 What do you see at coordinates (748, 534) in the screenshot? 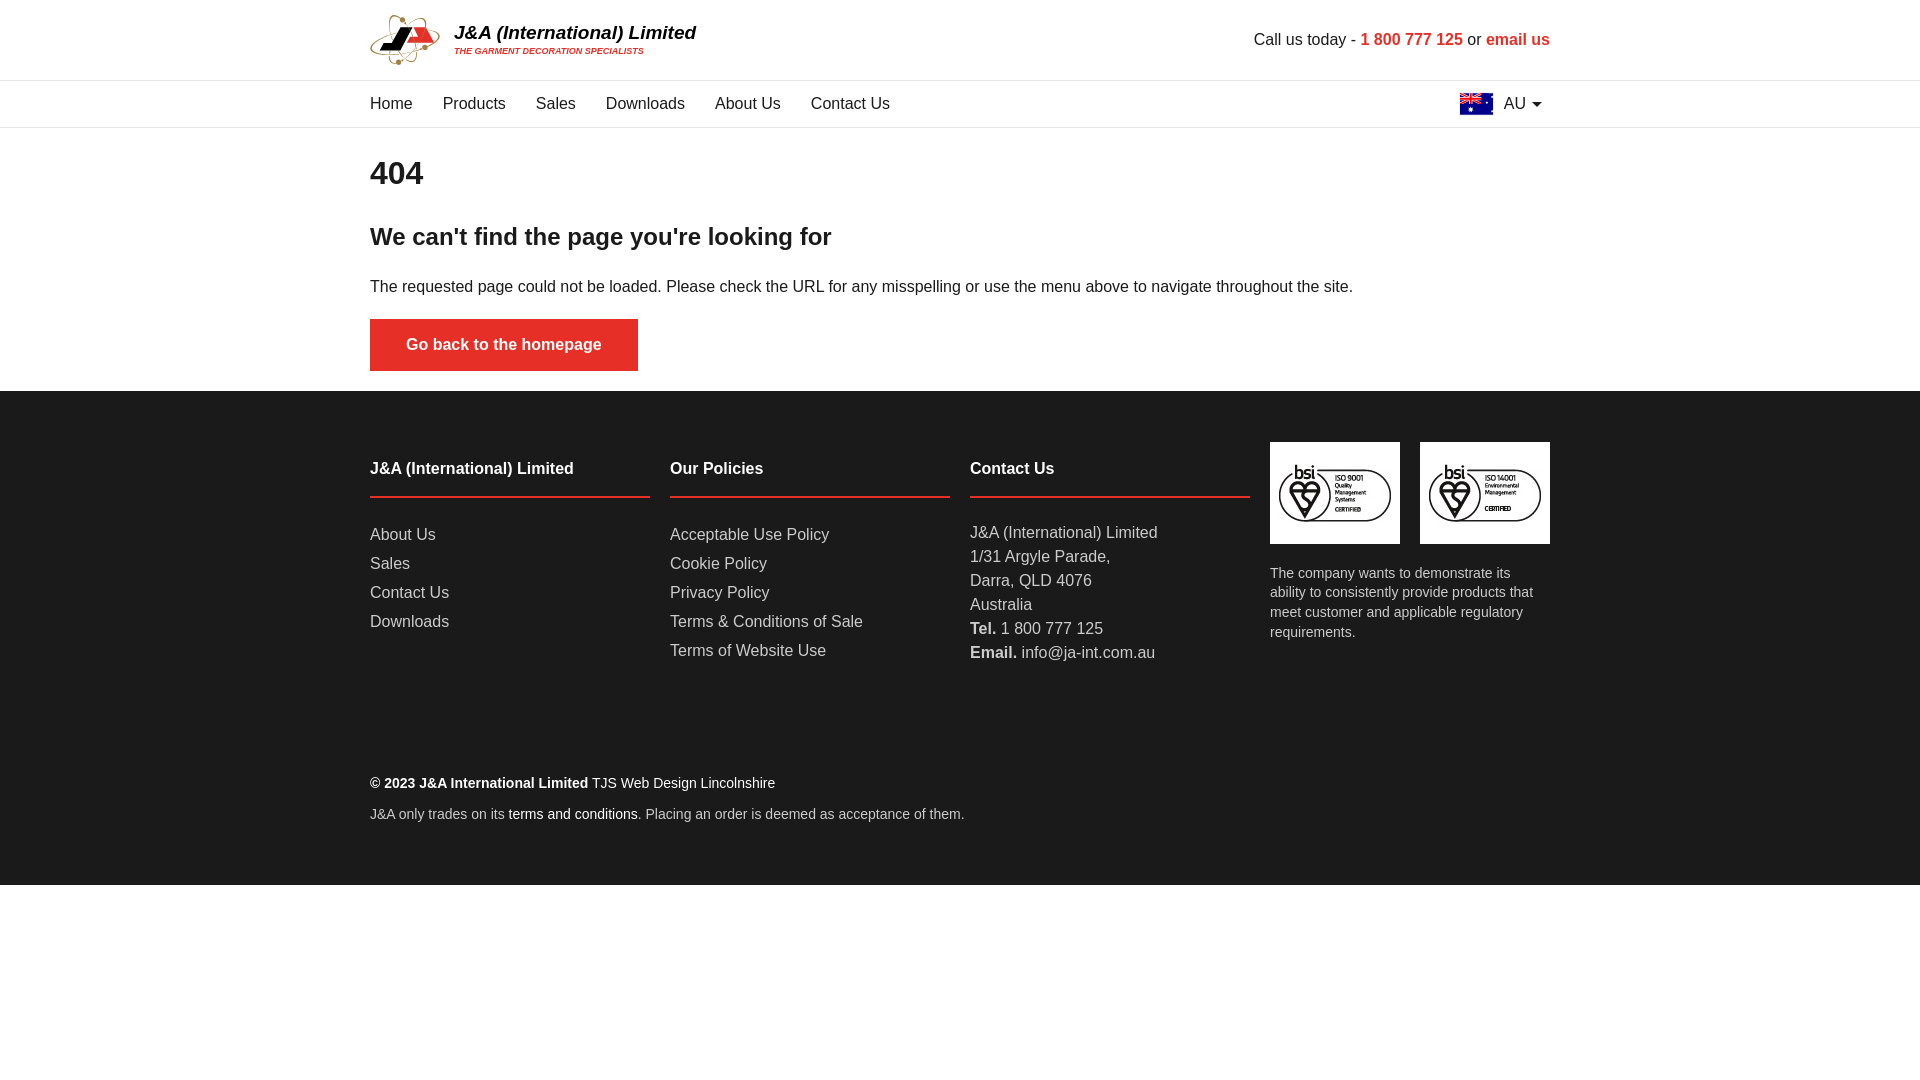
I see `'Acceptable Use Policy'` at bounding box center [748, 534].